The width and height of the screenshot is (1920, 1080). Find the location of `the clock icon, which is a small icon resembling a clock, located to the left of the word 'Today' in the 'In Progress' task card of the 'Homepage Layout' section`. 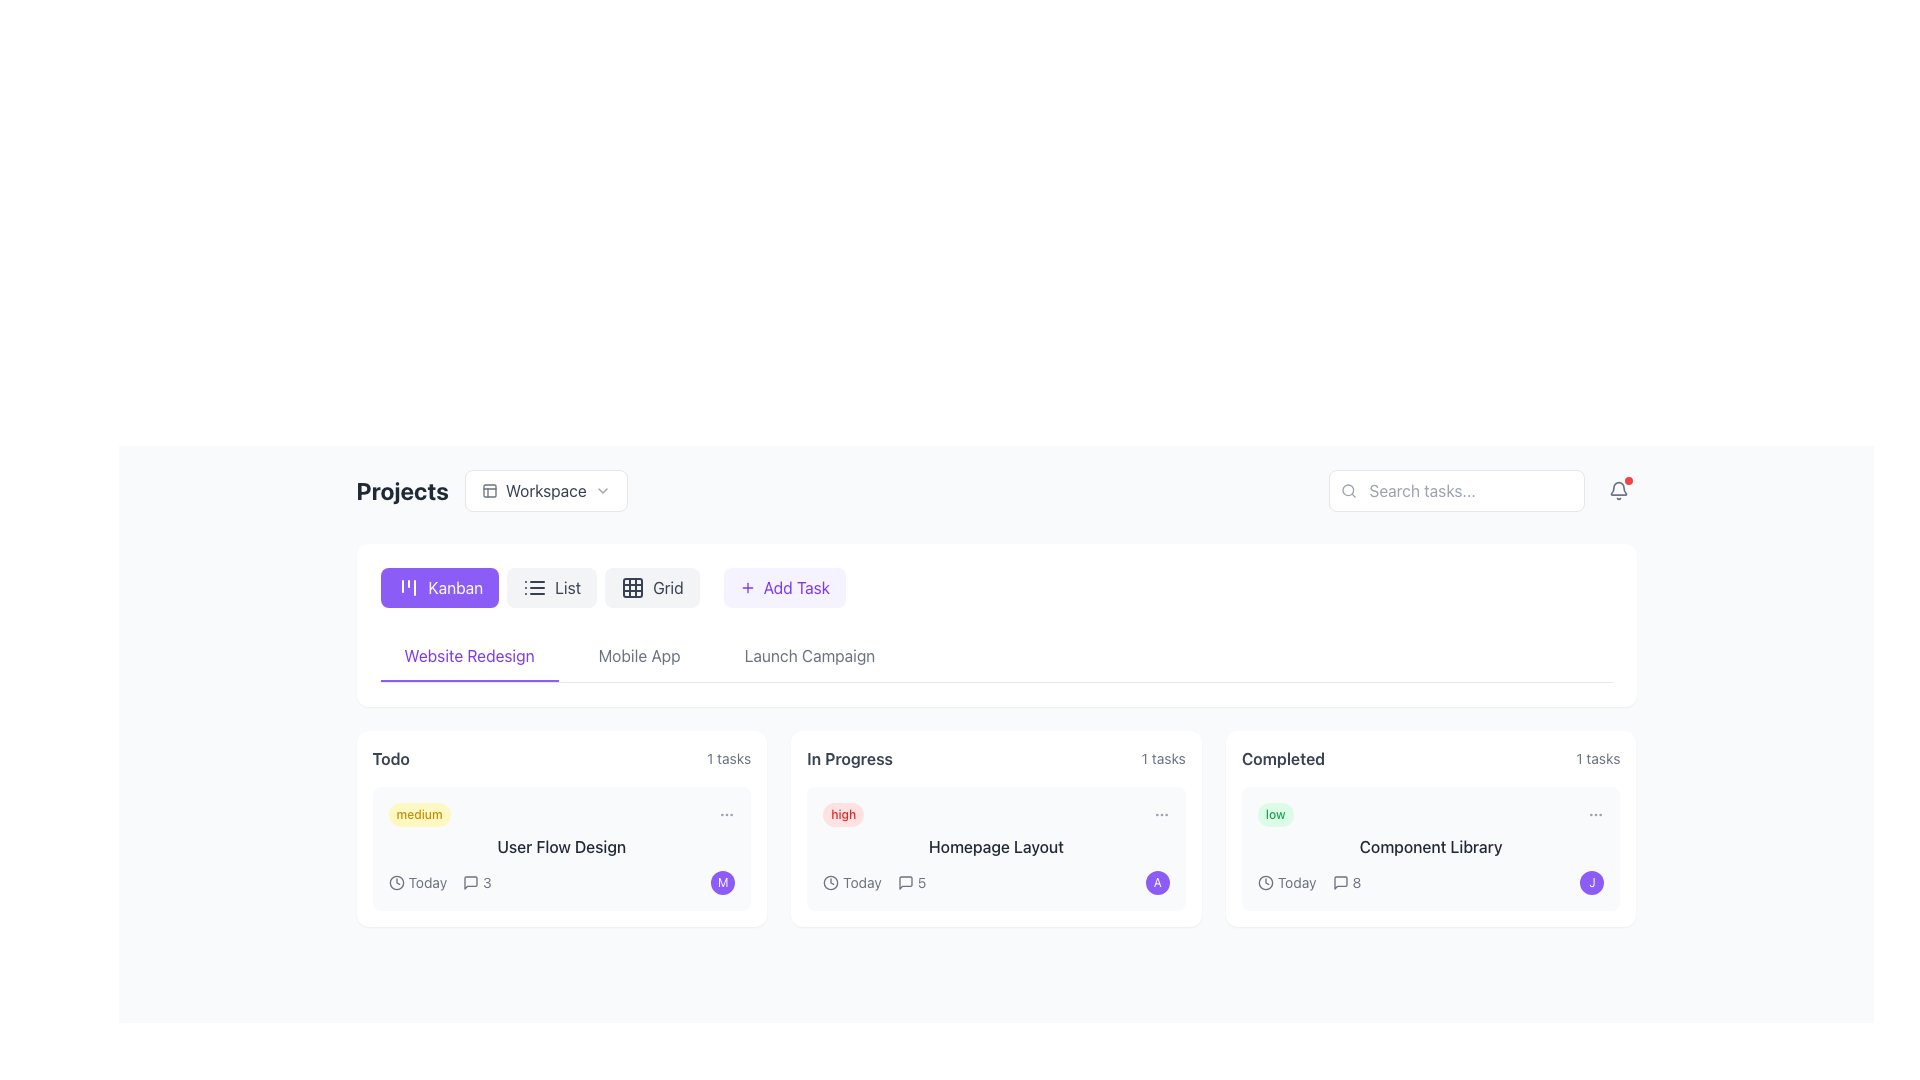

the clock icon, which is a small icon resembling a clock, located to the left of the word 'Today' in the 'In Progress' task card of the 'Homepage Layout' section is located at coordinates (831, 882).